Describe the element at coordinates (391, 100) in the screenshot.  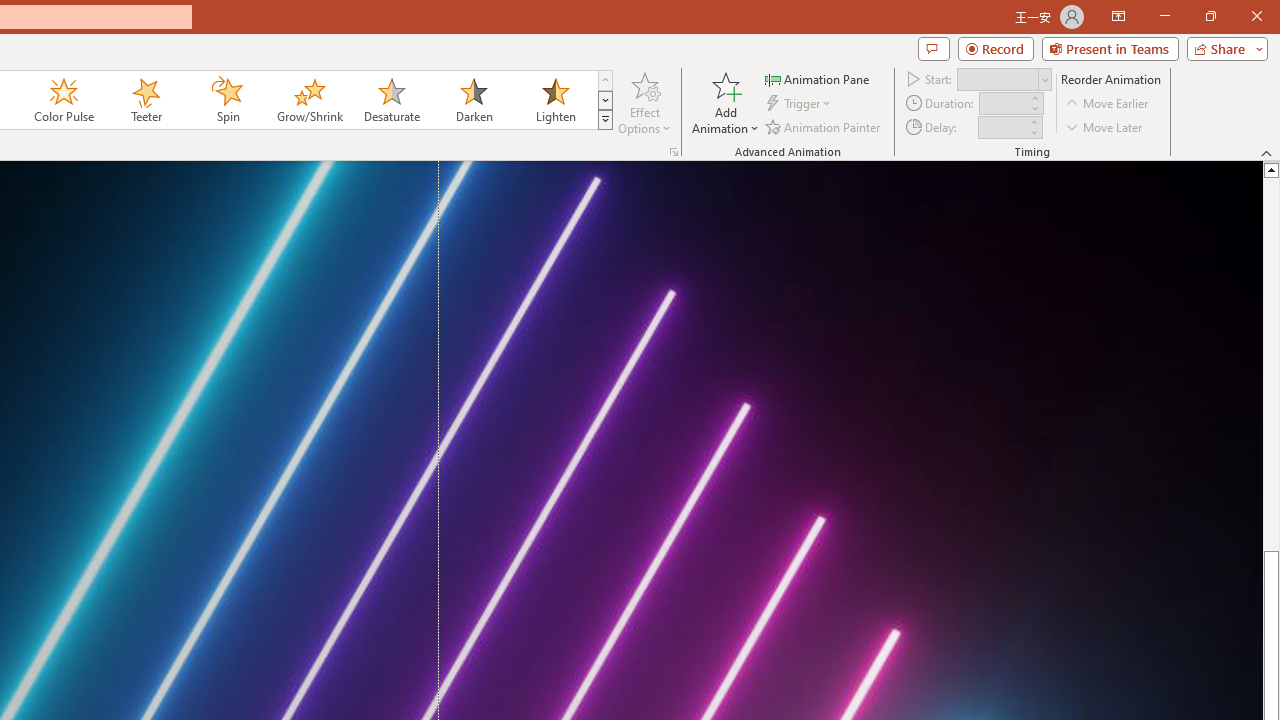
I see `'Desaturate'` at that location.